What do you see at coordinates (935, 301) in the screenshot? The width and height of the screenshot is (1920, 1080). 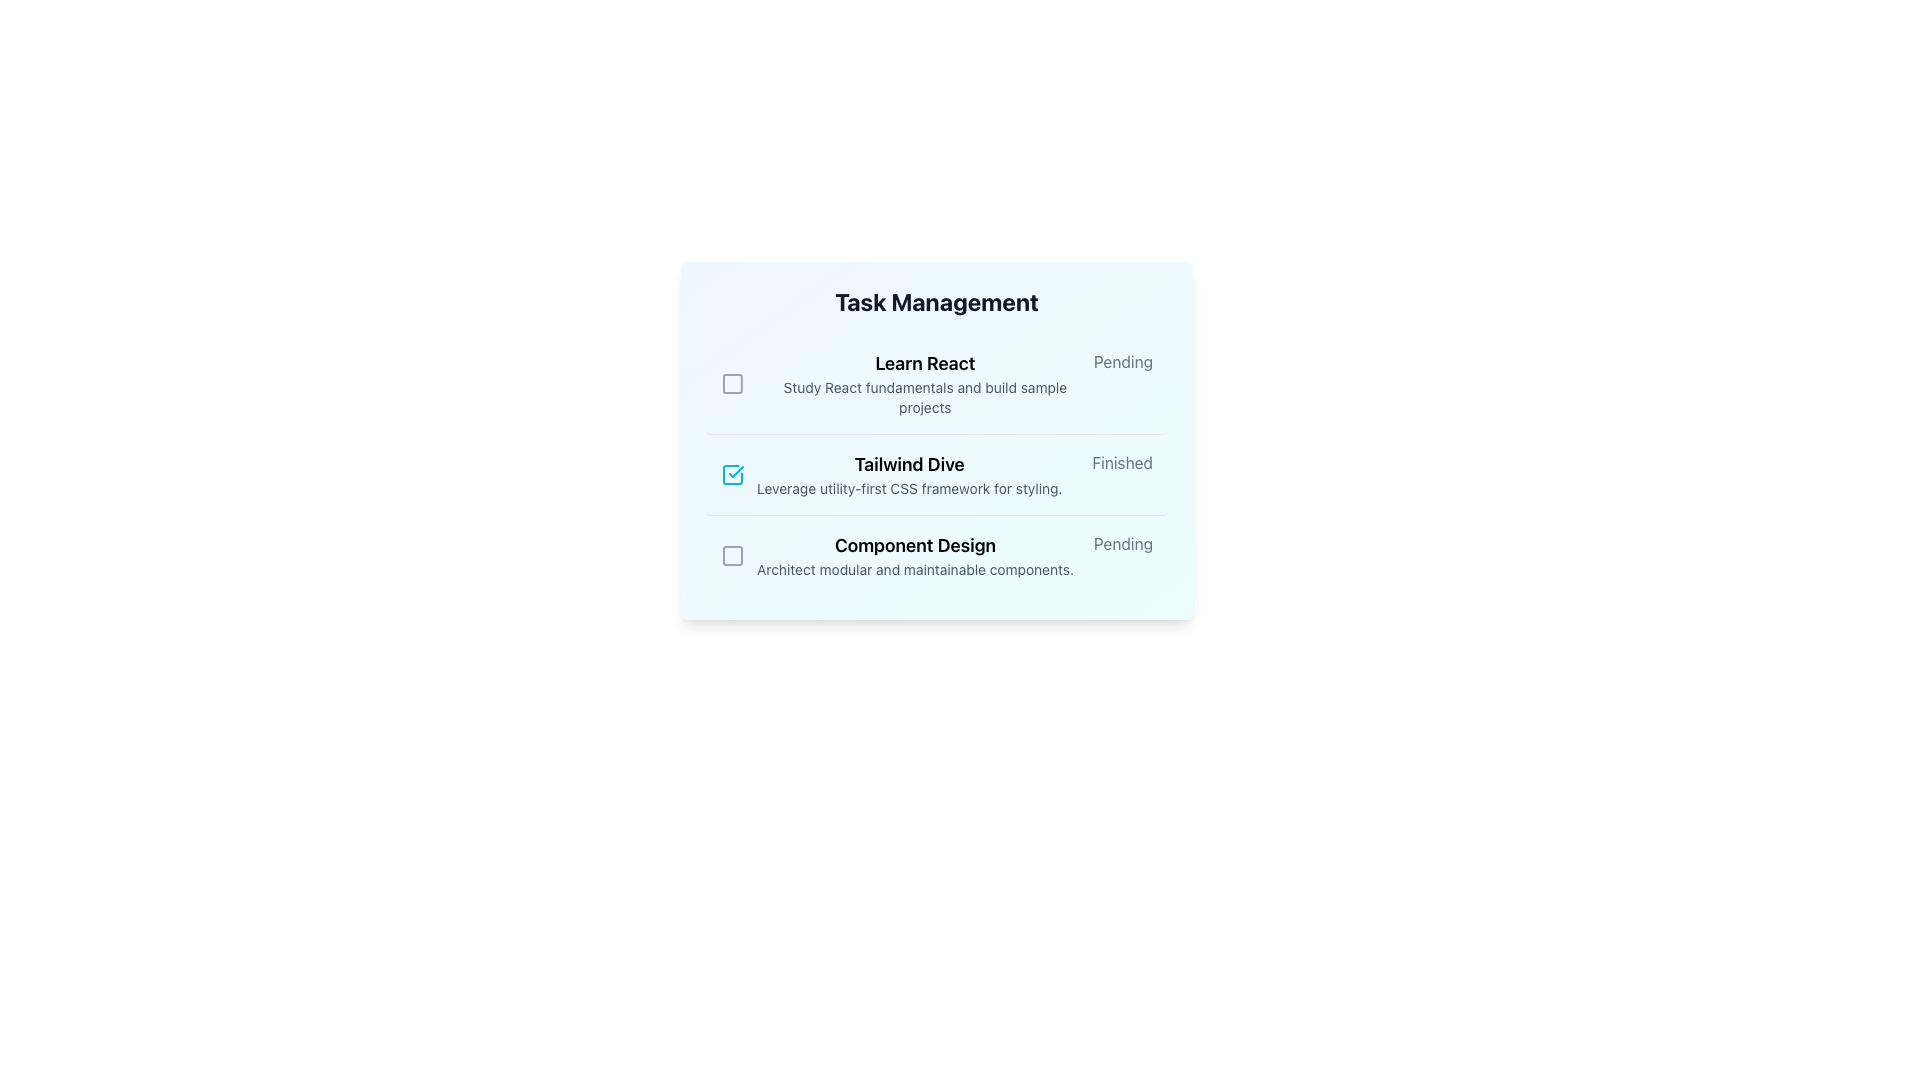 I see `the 'Task Management' text label, which is displayed in bold and extra-large dark gray font at the top of the card interface` at bounding box center [935, 301].